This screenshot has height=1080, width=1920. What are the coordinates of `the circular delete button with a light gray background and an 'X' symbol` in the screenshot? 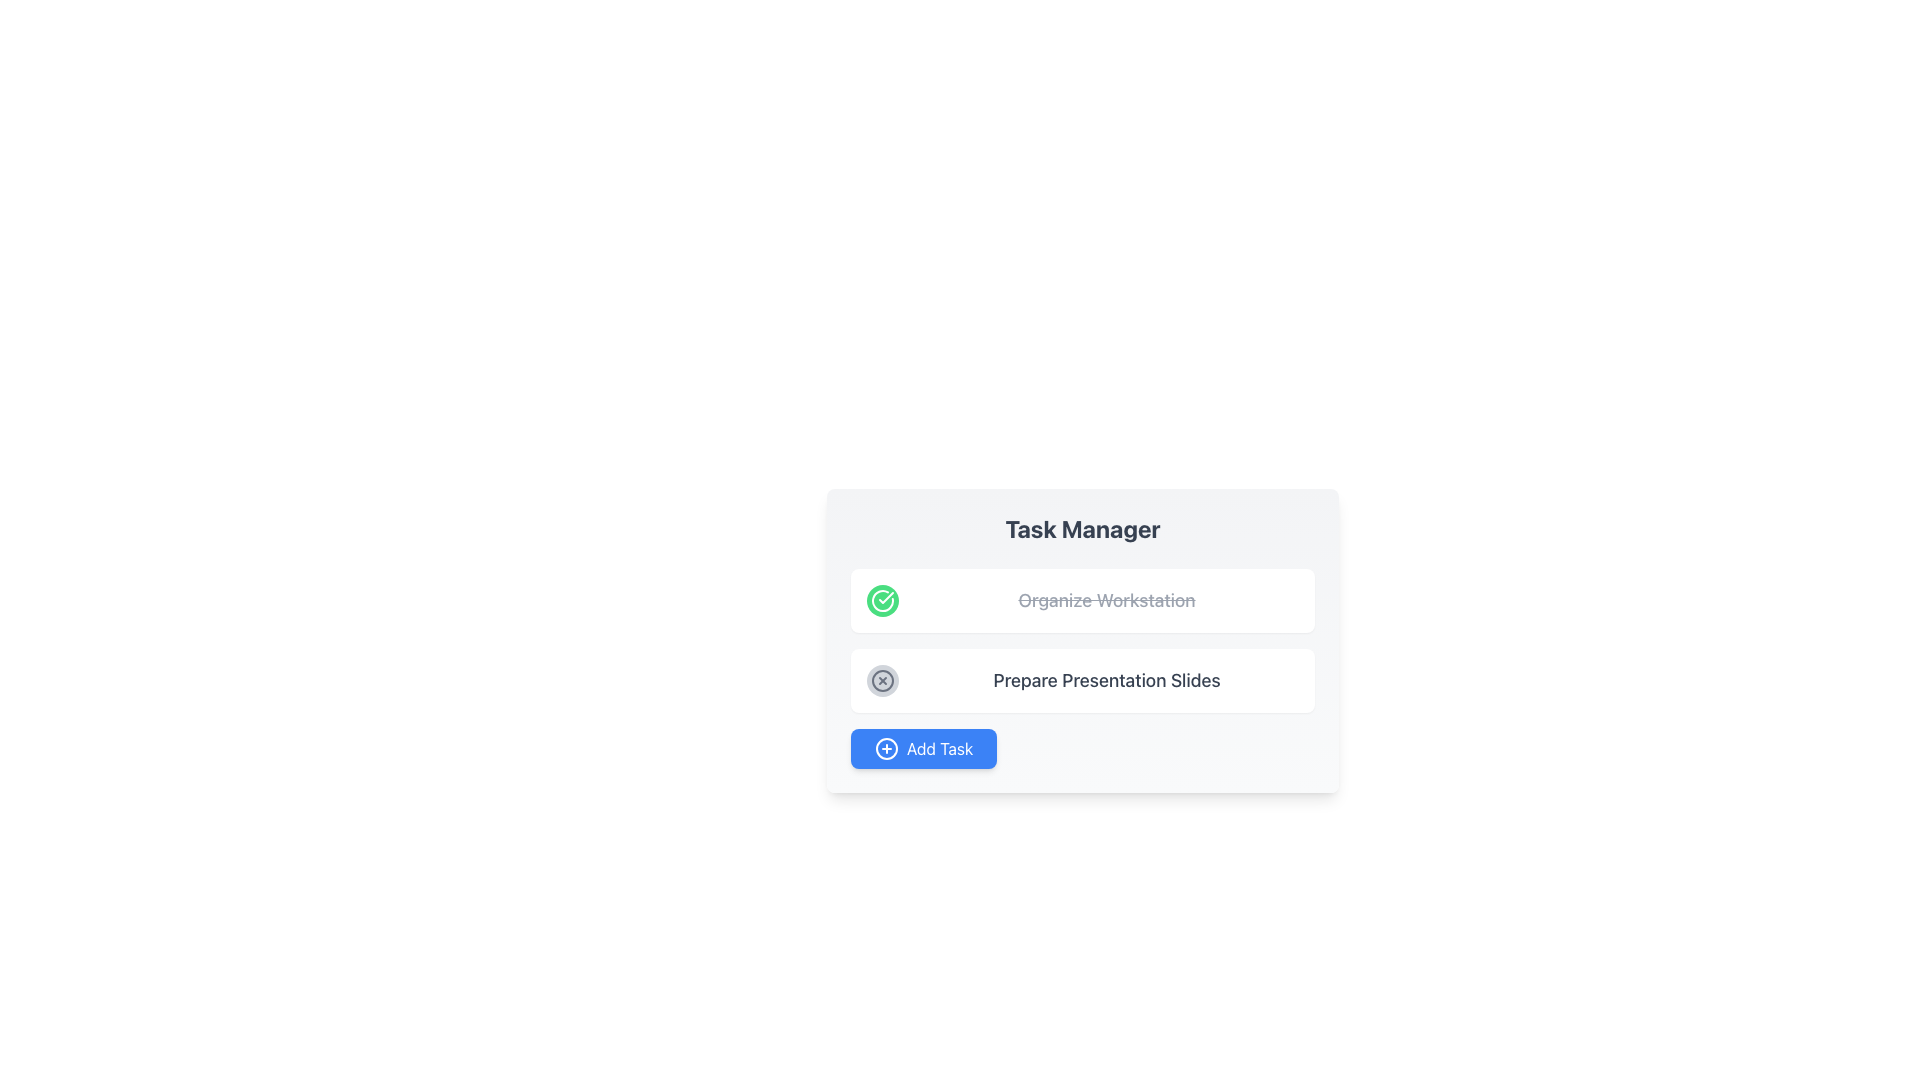 It's located at (882, 680).